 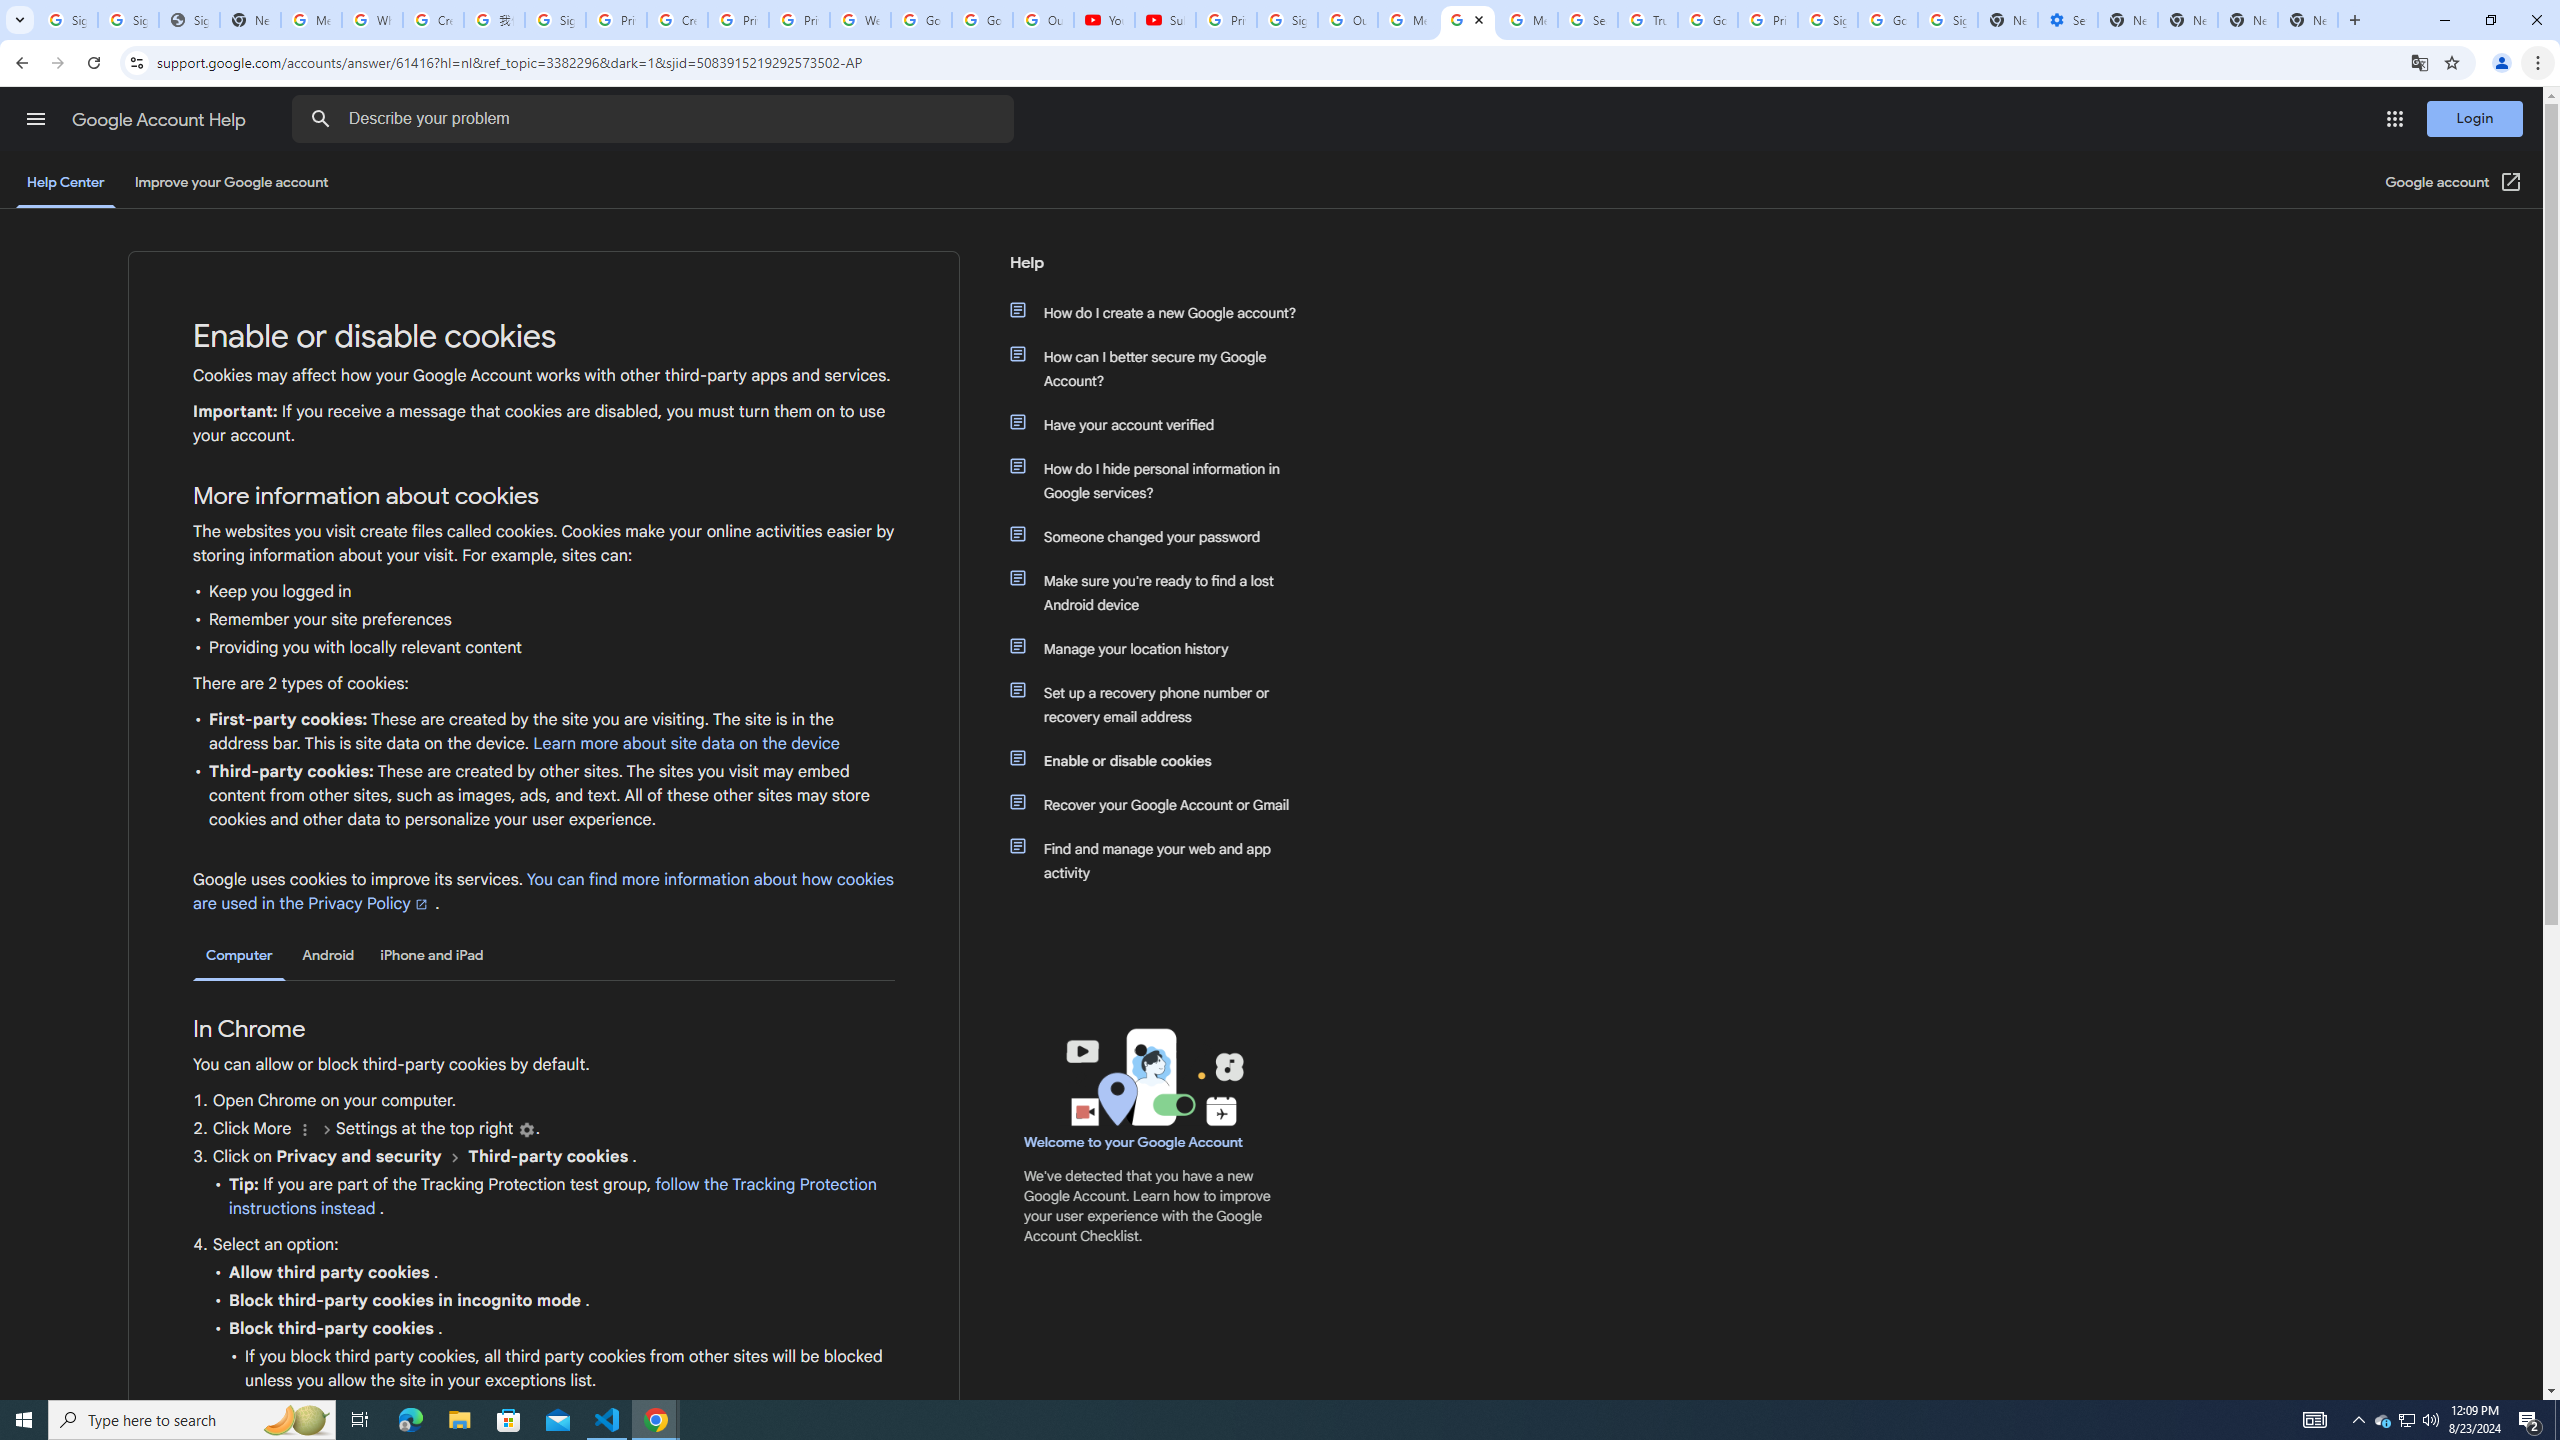 What do you see at coordinates (239, 955) in the screenshot?
I see `'Computer'` at bounding box center [239, 955].